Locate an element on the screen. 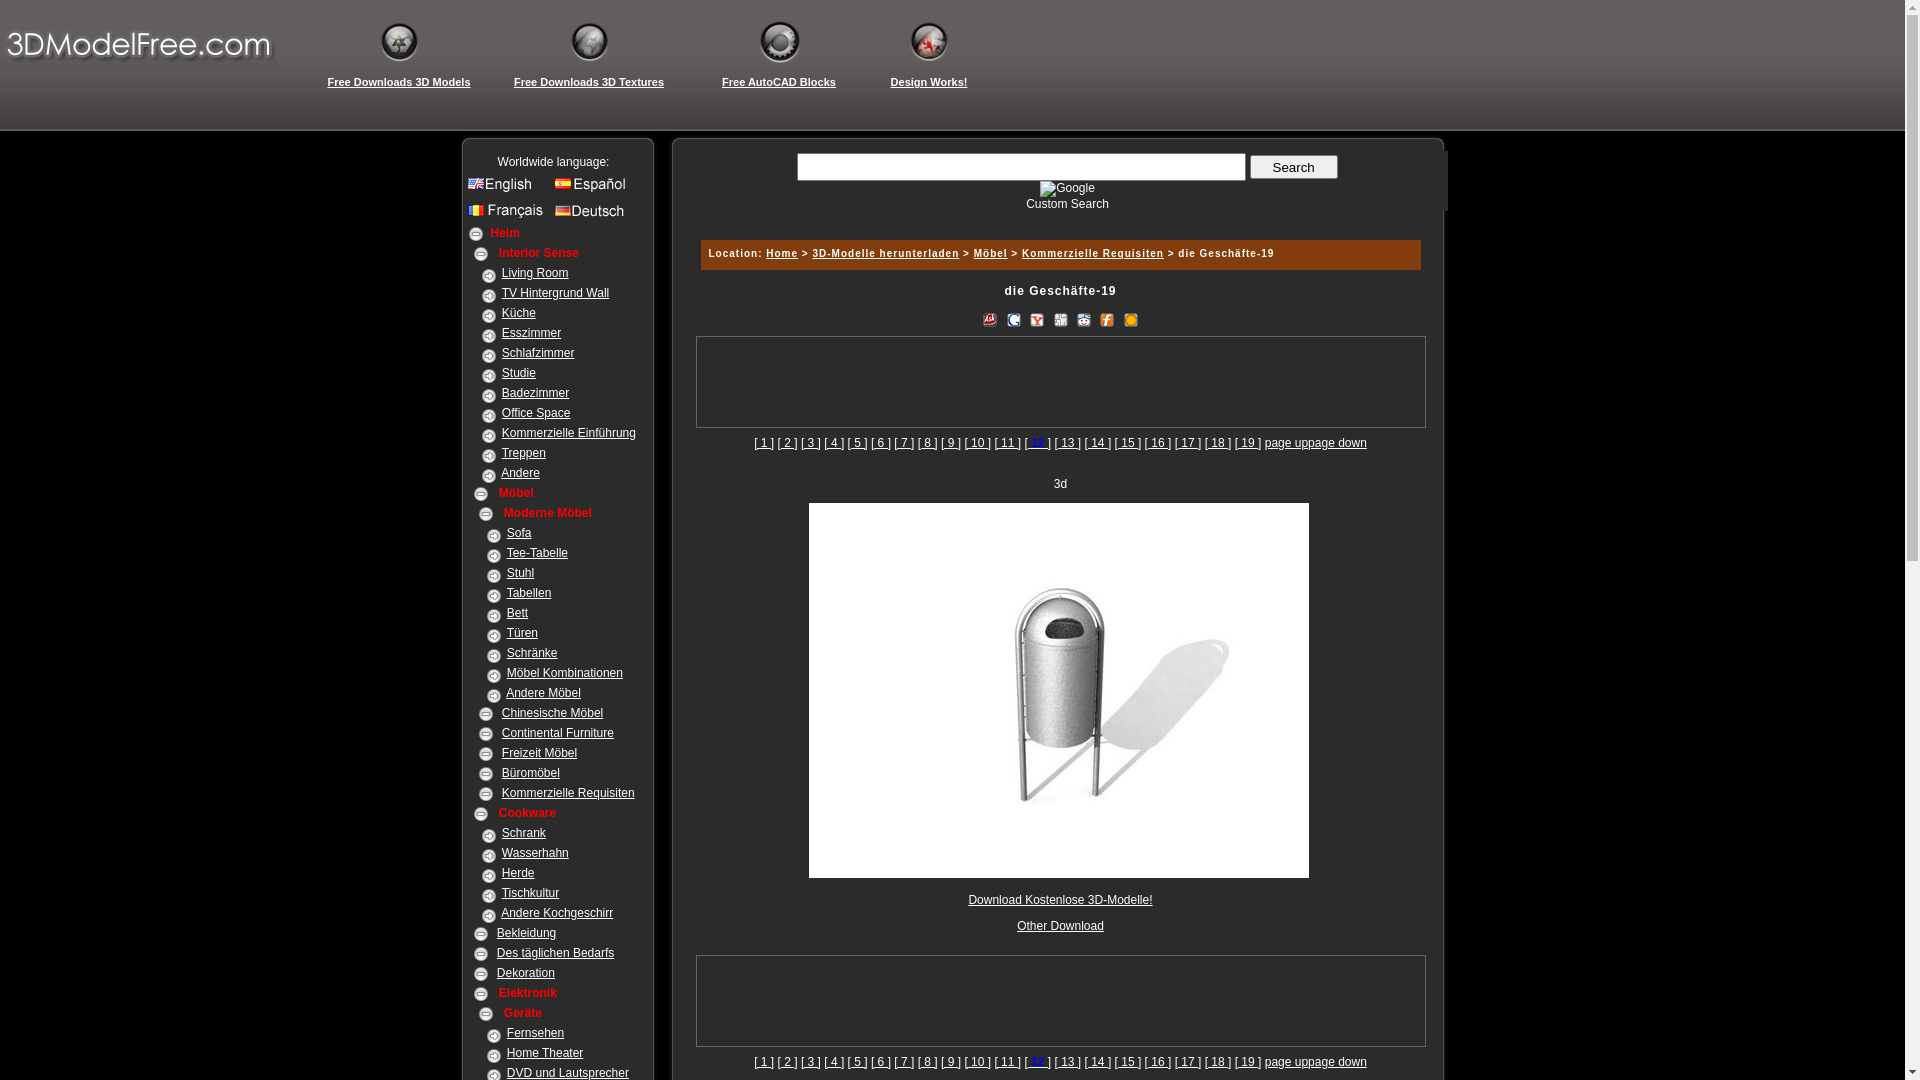  'Free Downloads 3D Textures' is located at coordinates (588, 80).